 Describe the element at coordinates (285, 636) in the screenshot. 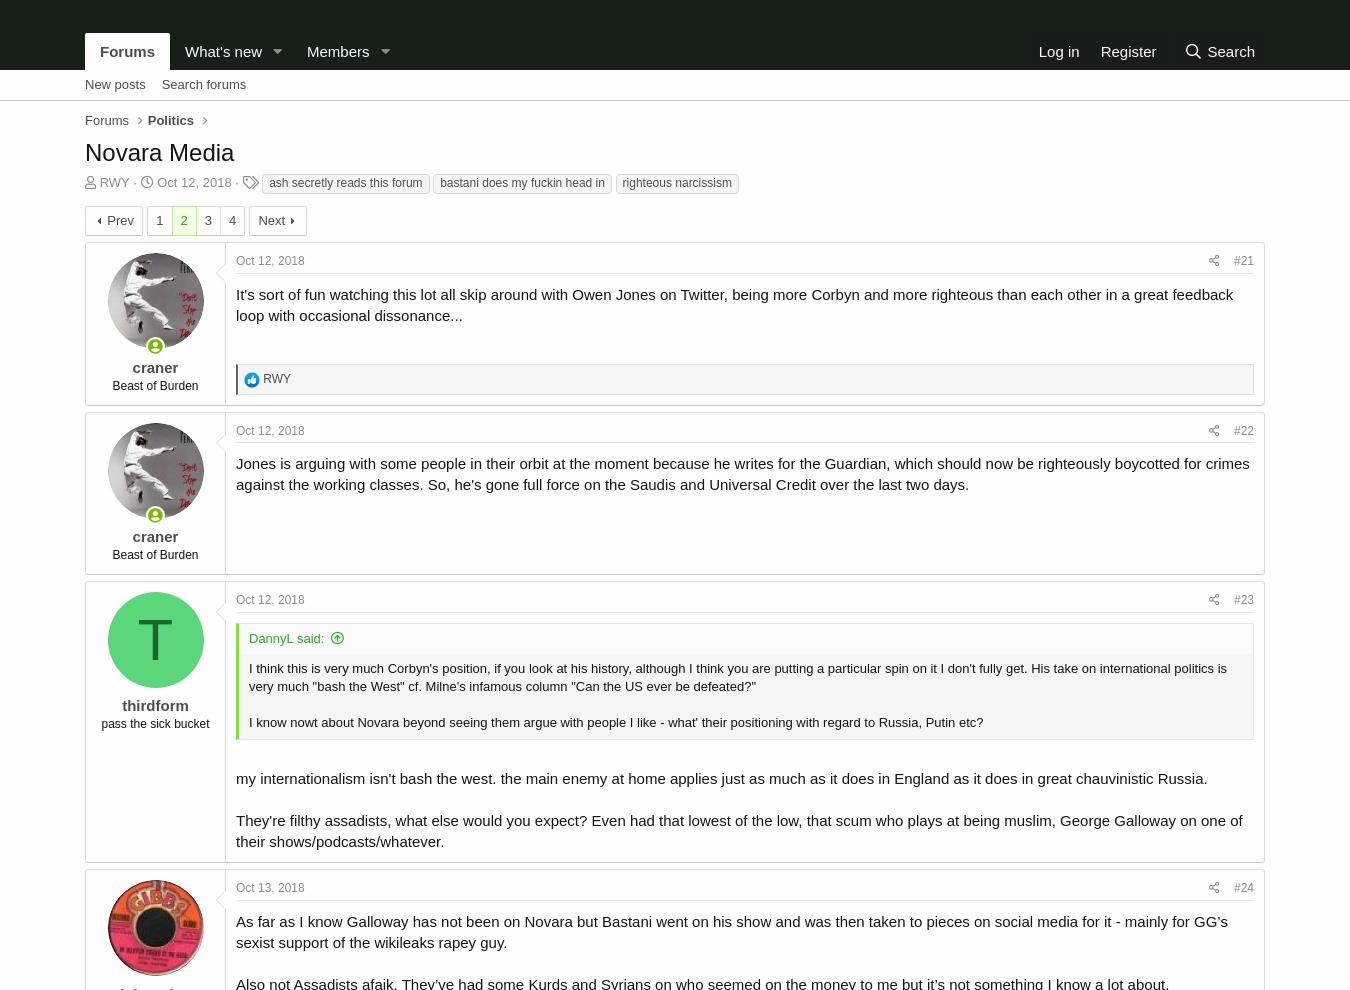

I see `'DannyL said:'` at that location.